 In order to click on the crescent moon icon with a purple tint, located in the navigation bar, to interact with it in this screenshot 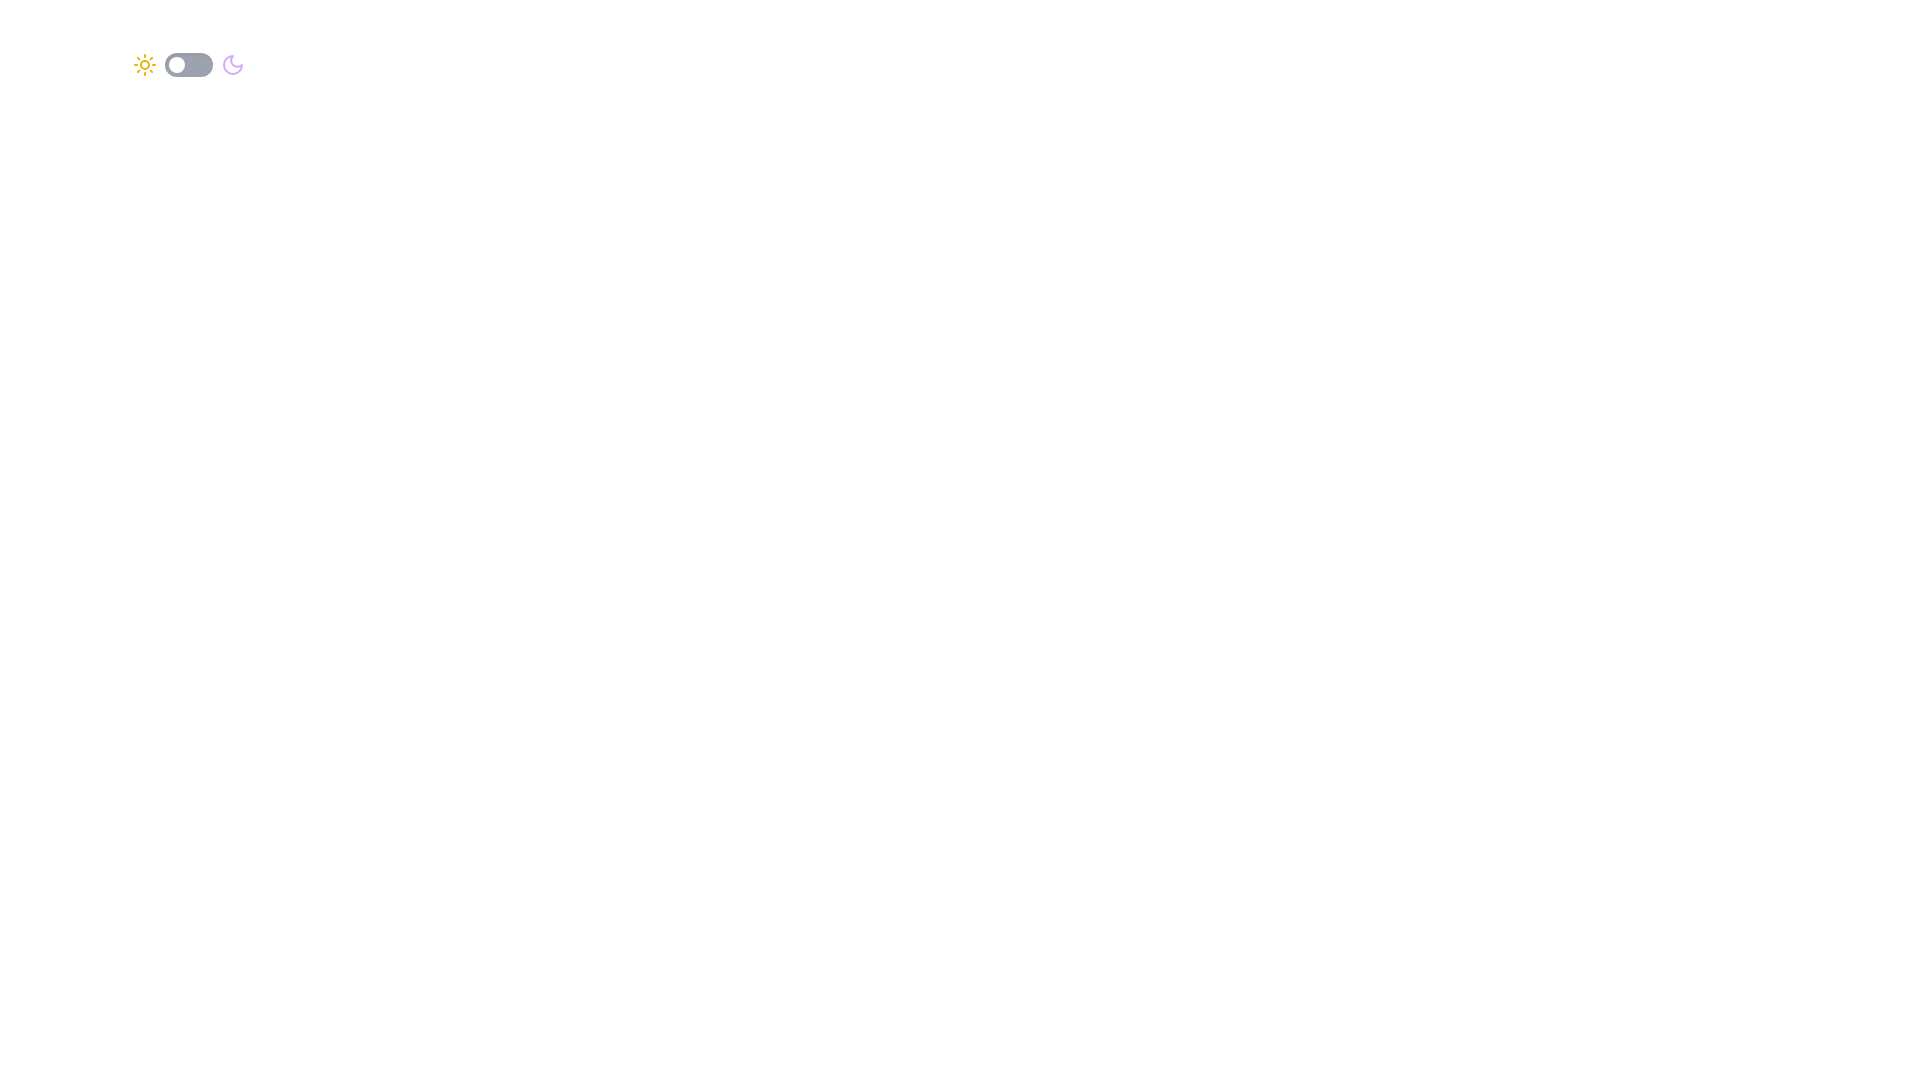, I will do `click(233, 64)`.